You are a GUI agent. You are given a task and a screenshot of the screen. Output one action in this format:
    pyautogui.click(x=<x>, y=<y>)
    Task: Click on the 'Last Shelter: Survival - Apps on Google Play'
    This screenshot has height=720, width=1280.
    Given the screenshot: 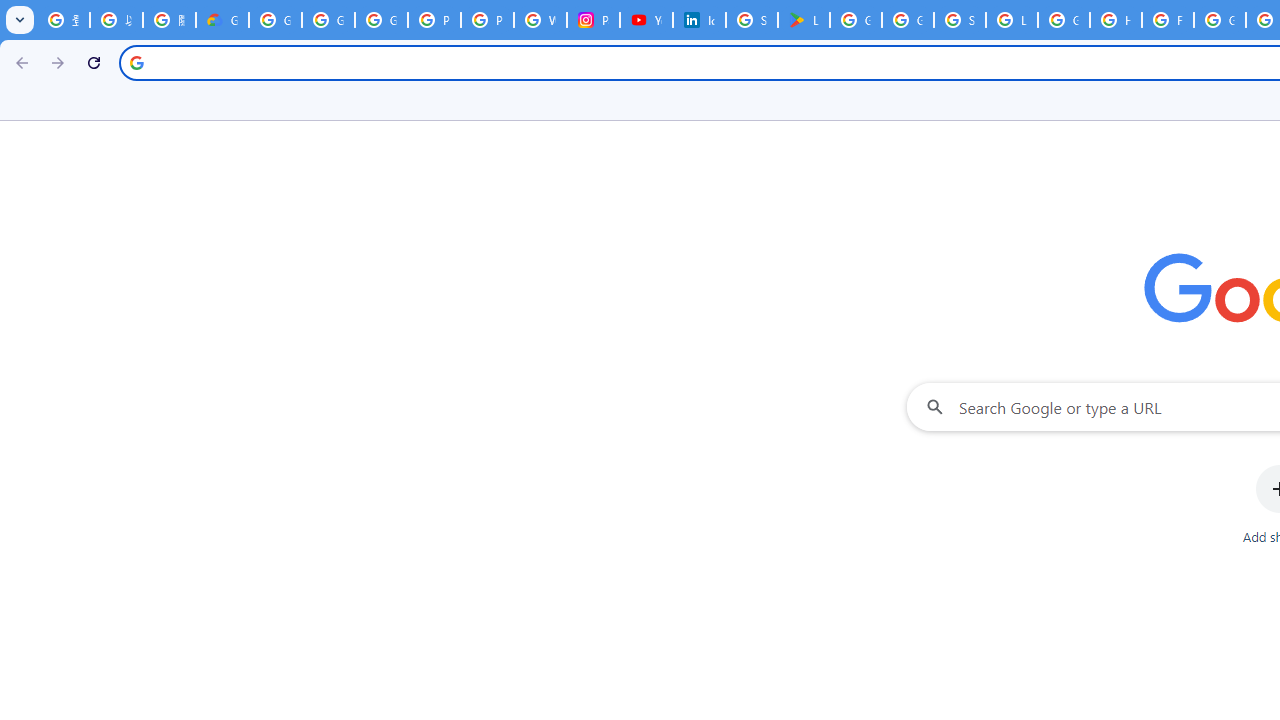 What is the action you would take?
    pyautogui.click(x=803, y=20)
    